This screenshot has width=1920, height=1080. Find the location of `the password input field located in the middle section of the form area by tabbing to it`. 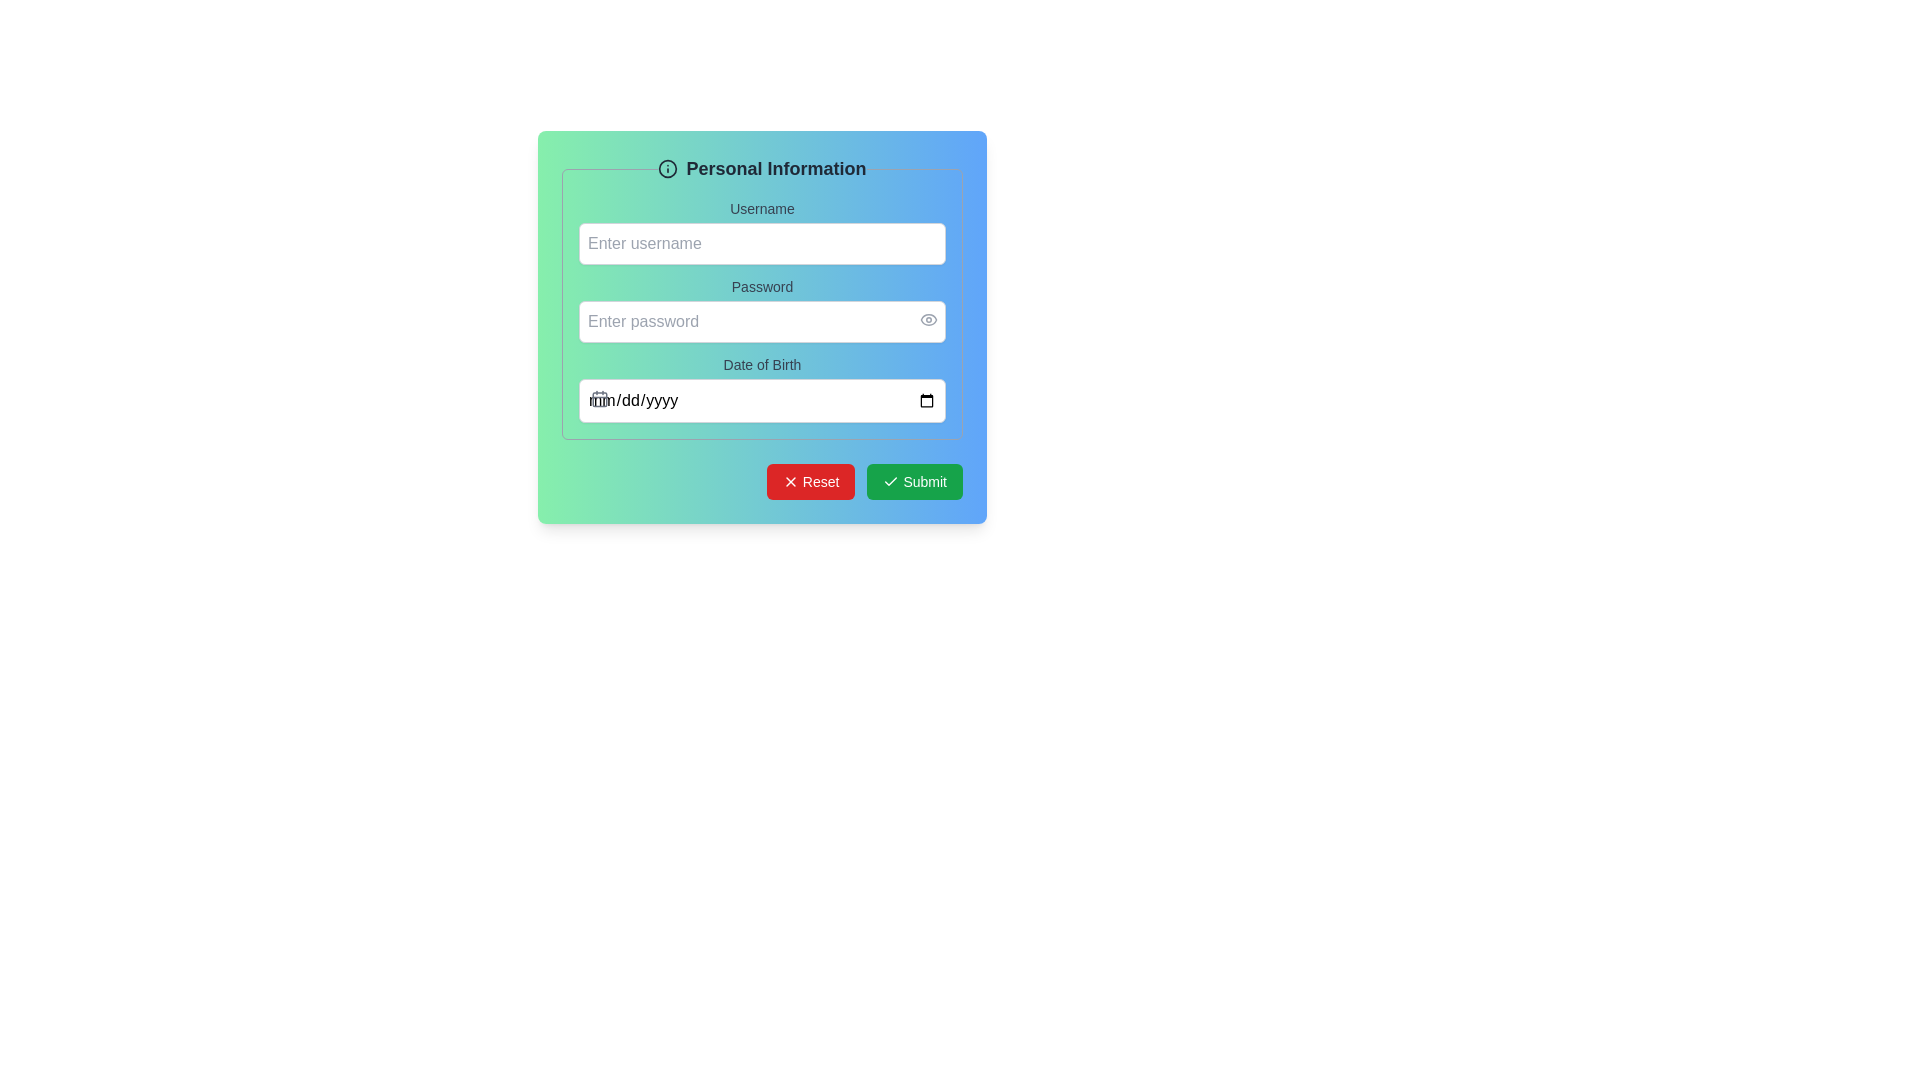

the password input field located in the middle section of the form area by tabbing to it is located at coordinates (761, 326).